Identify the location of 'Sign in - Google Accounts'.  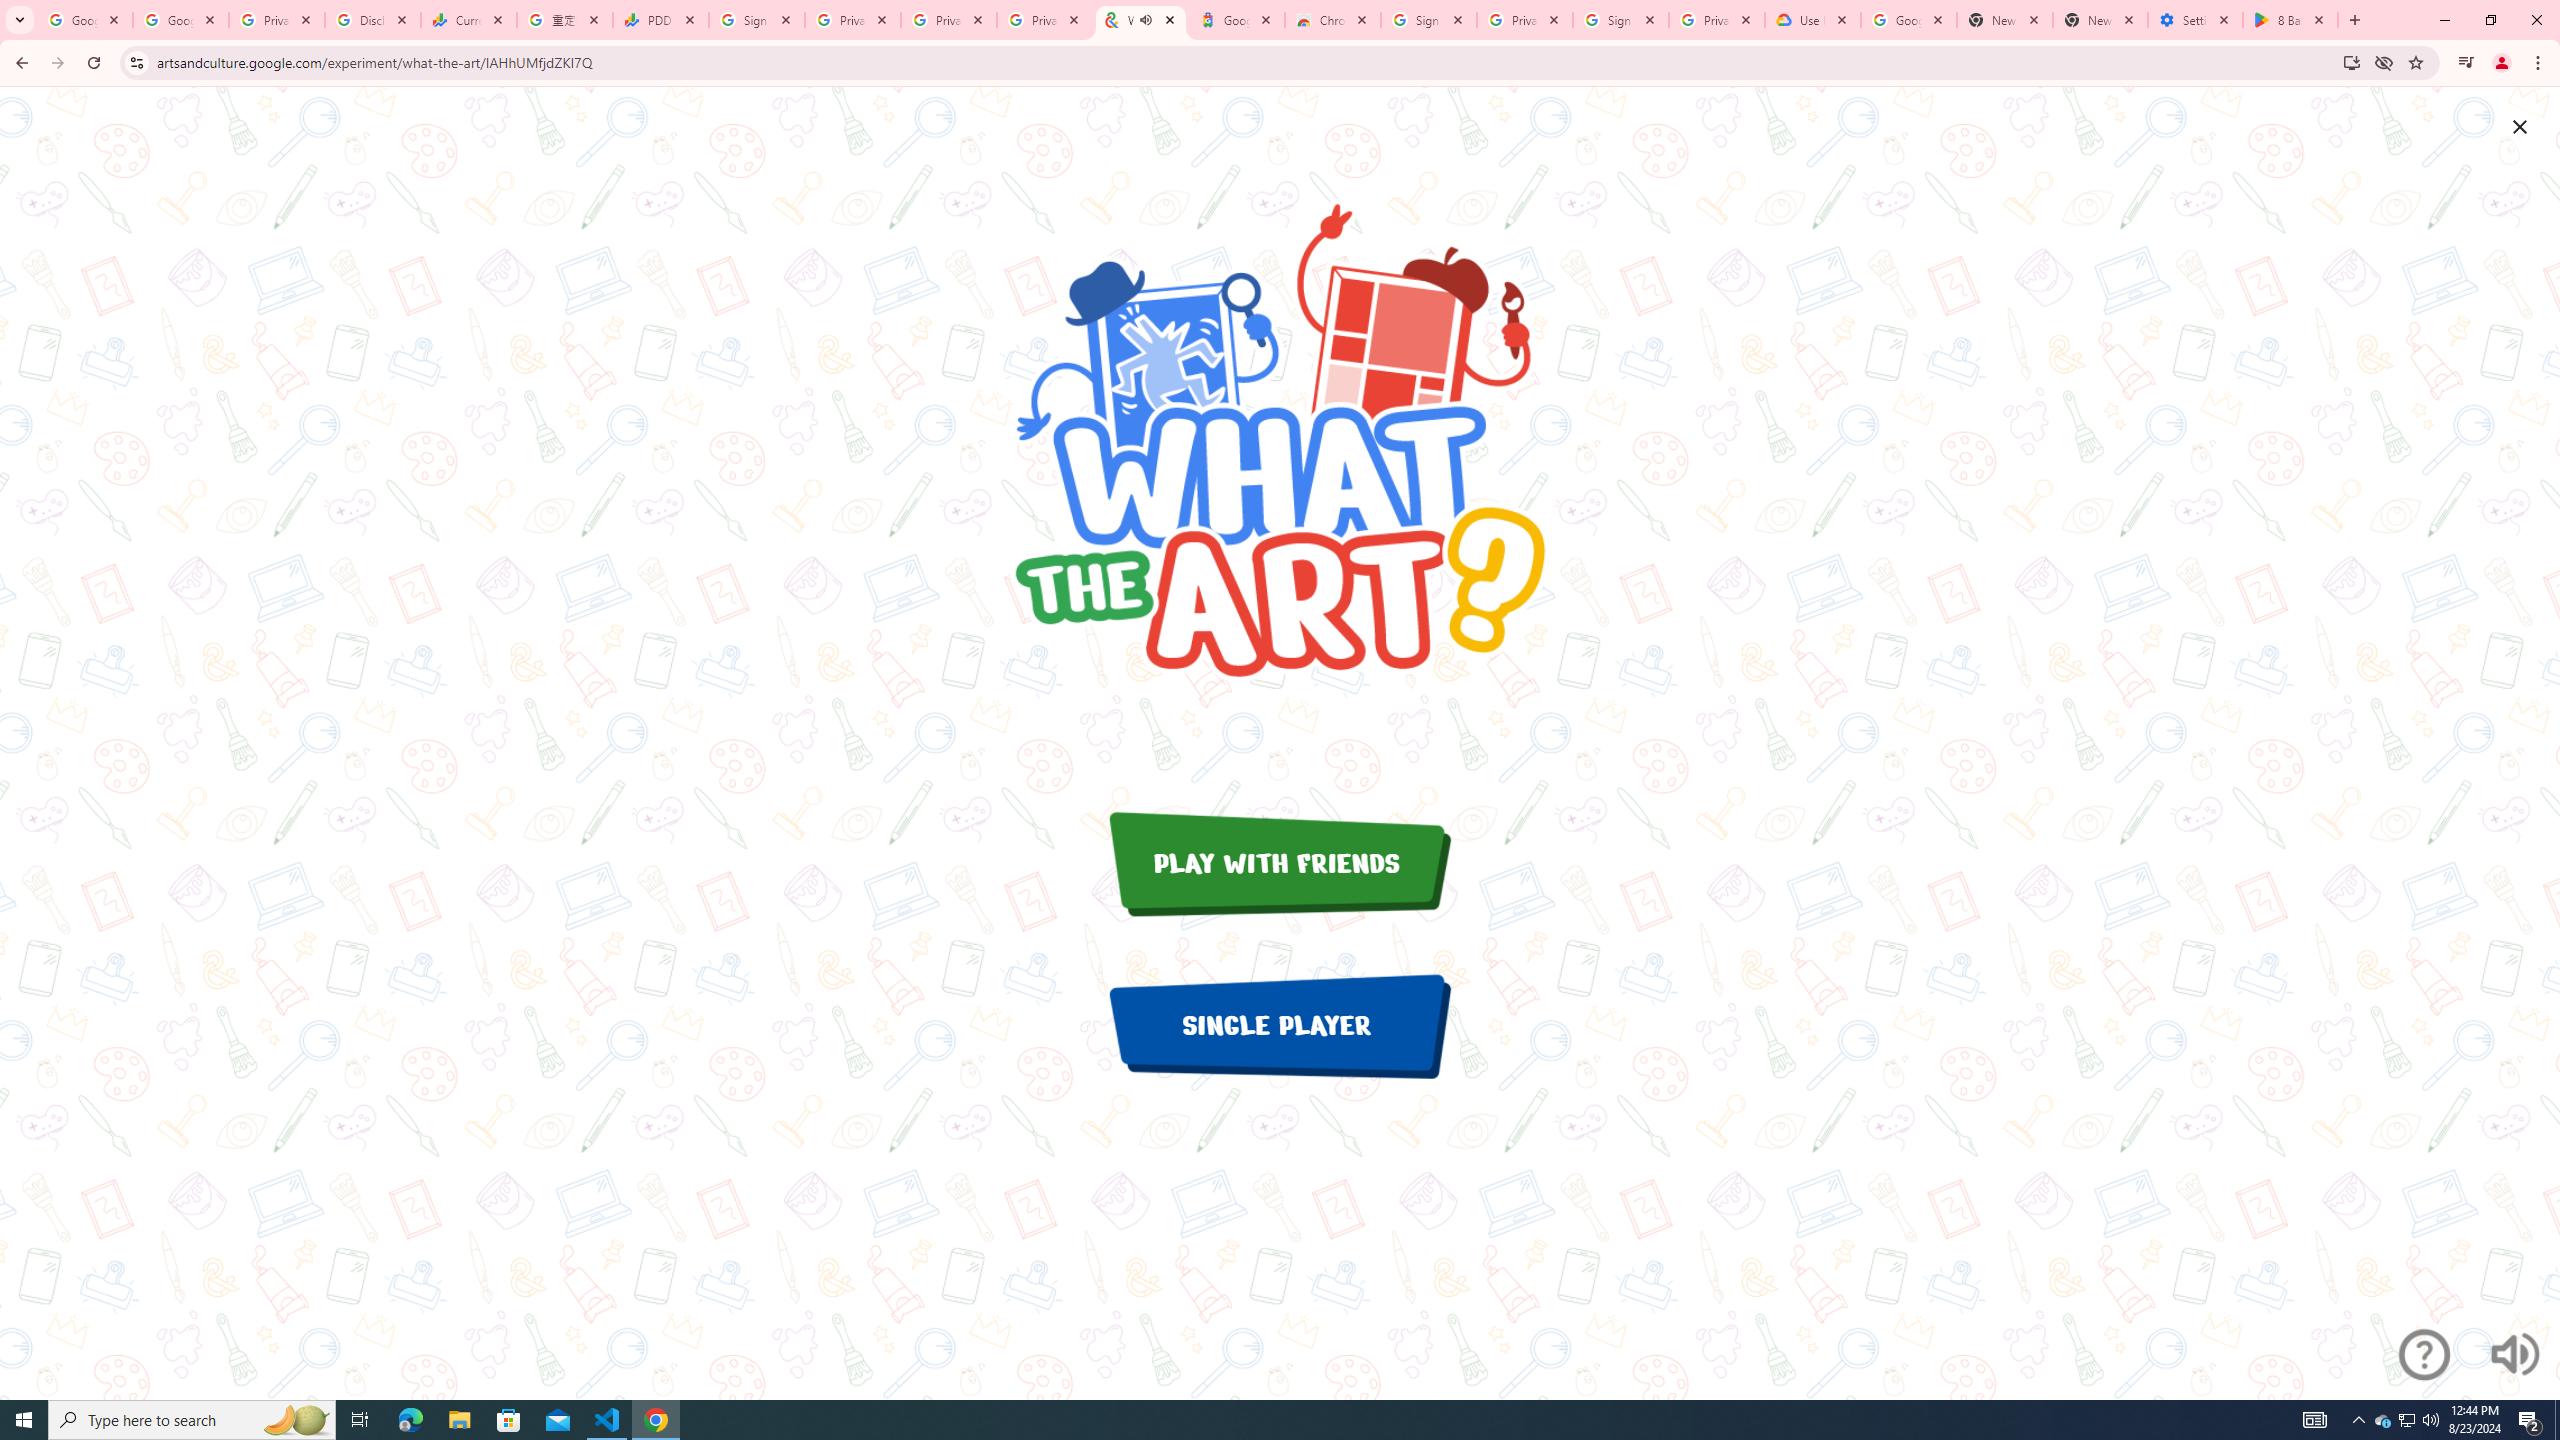
(1427, 19).